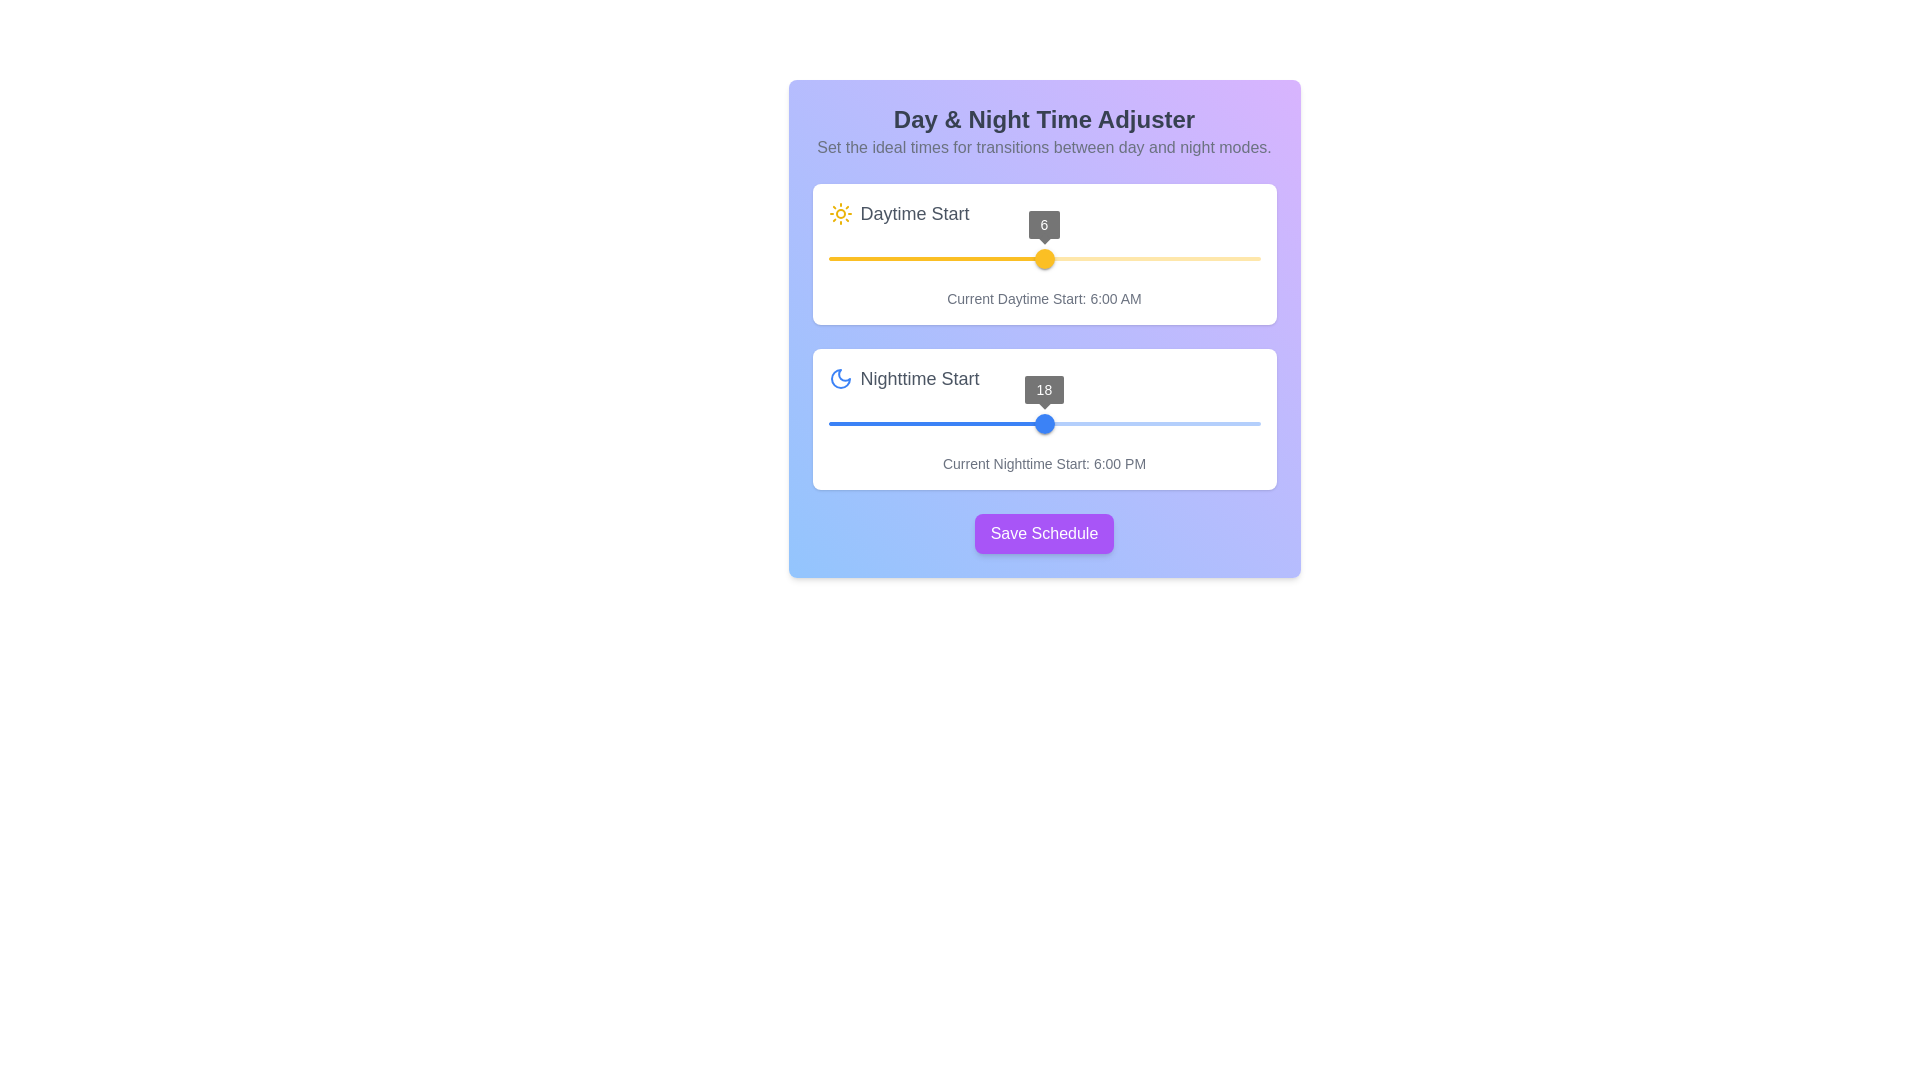 This screenshot has width=1920, height=1080. I want to click on the gray circular UI component displaying the number '6', which is located directly above the slider marker in the 'Daytime Start' section, so click(1043, 224).